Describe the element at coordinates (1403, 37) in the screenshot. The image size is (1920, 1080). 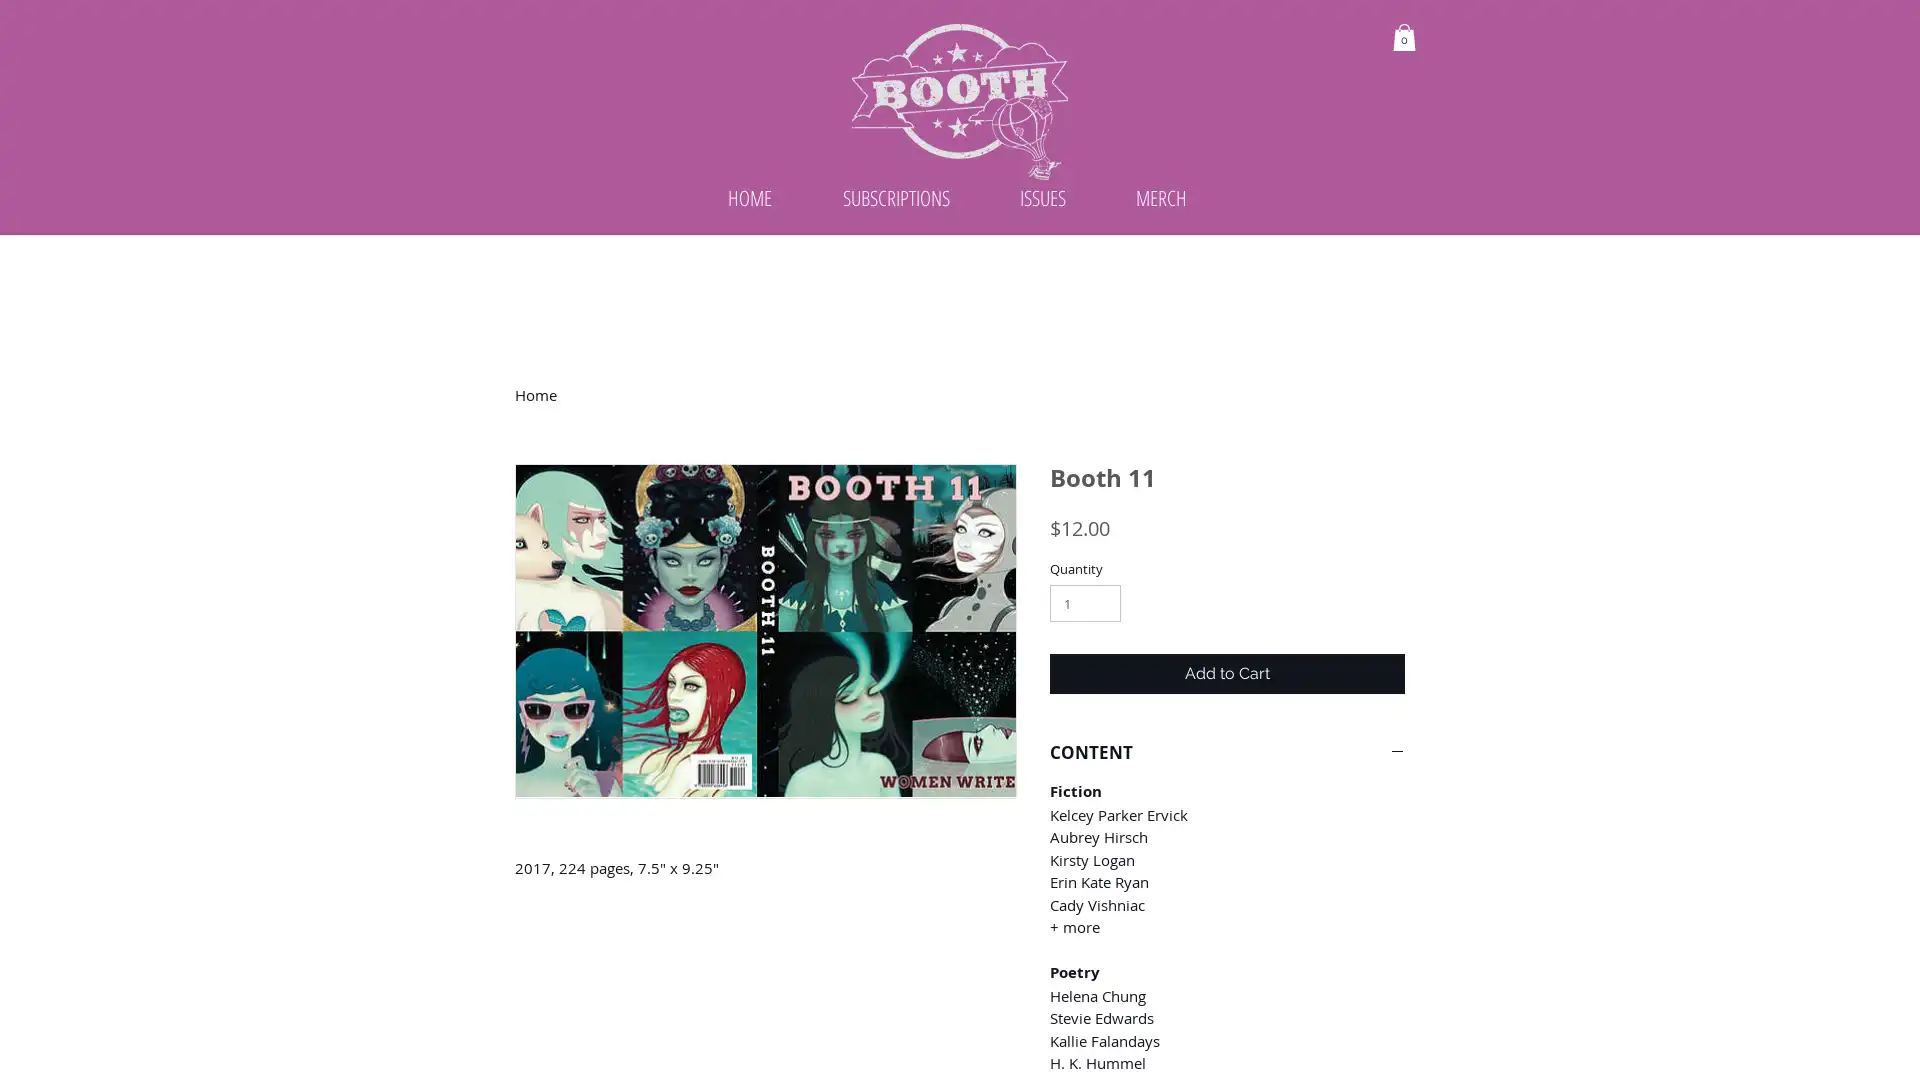
I see `Cart with 0 items` at that location.